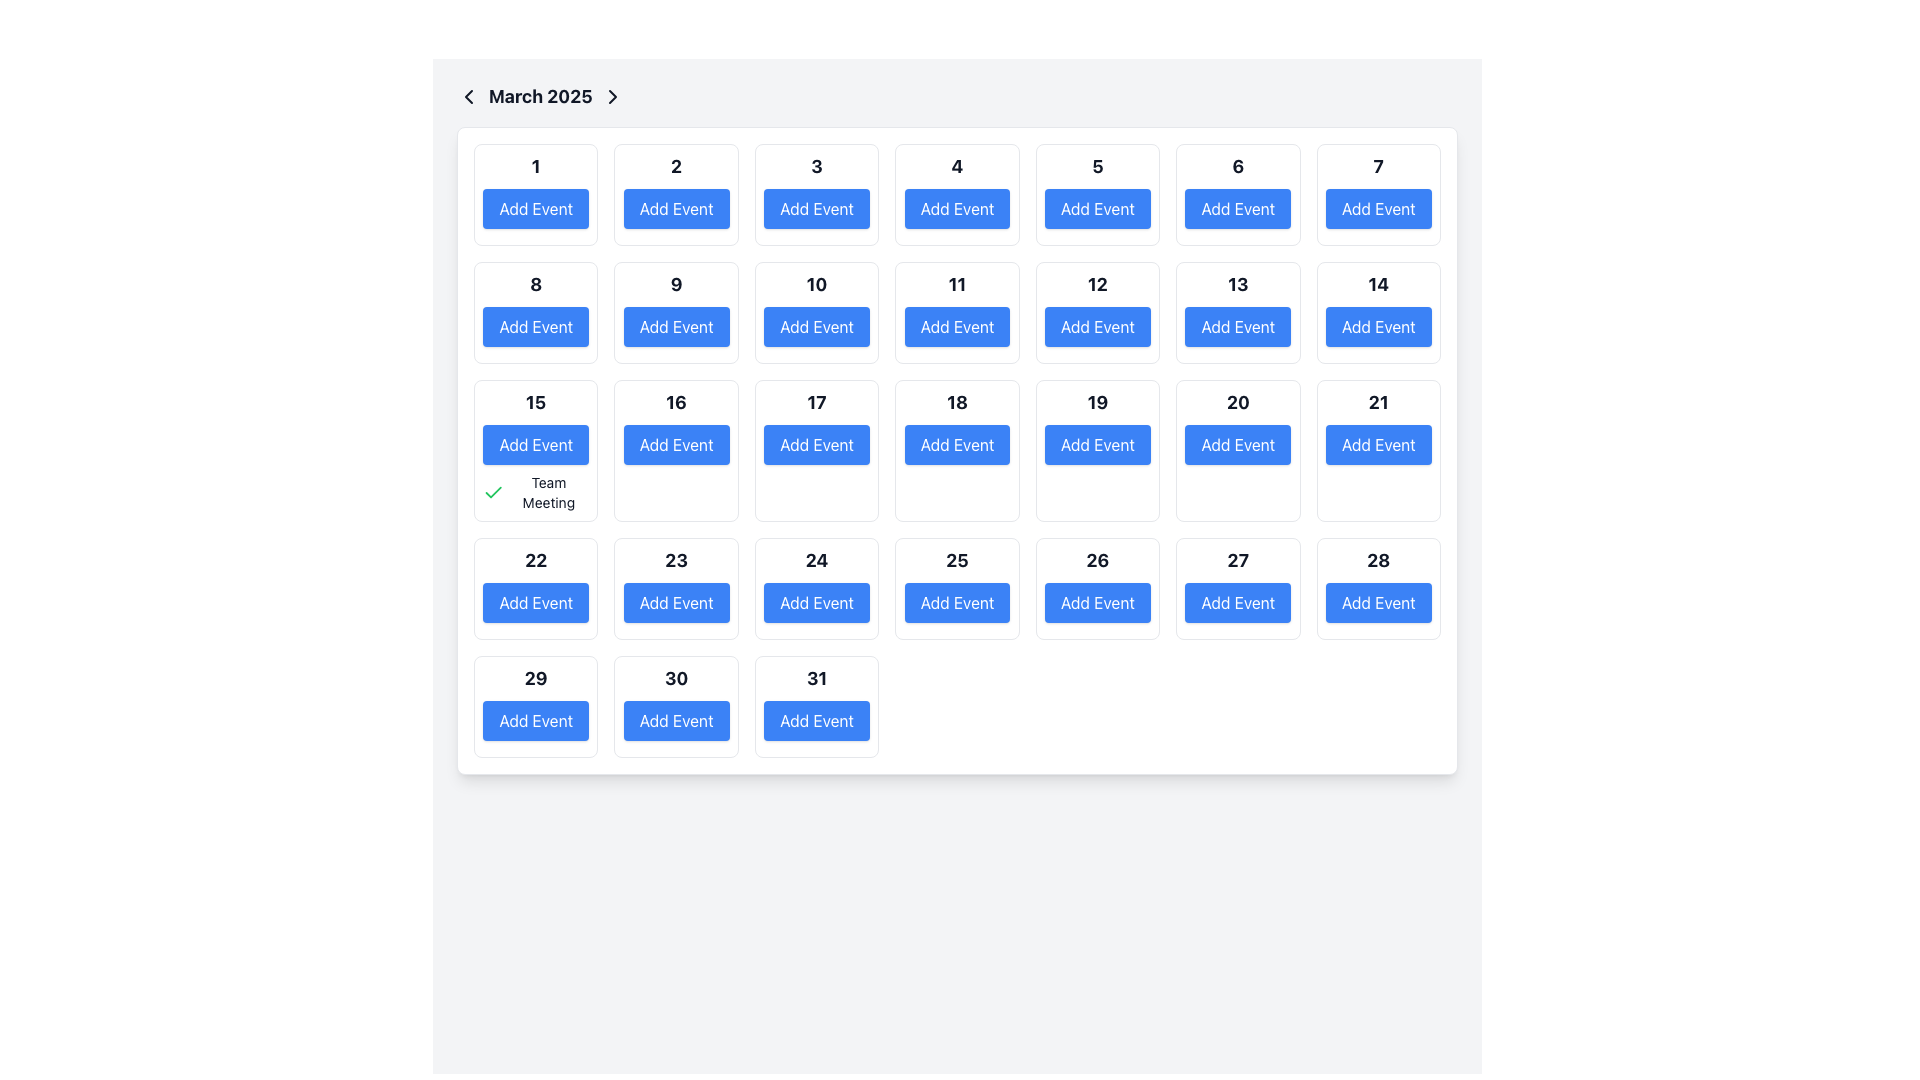  Describe the element at coordinates (676, 721) in the screenshot. I see `the 'Add Event' button with a blue background and white text` at that location.